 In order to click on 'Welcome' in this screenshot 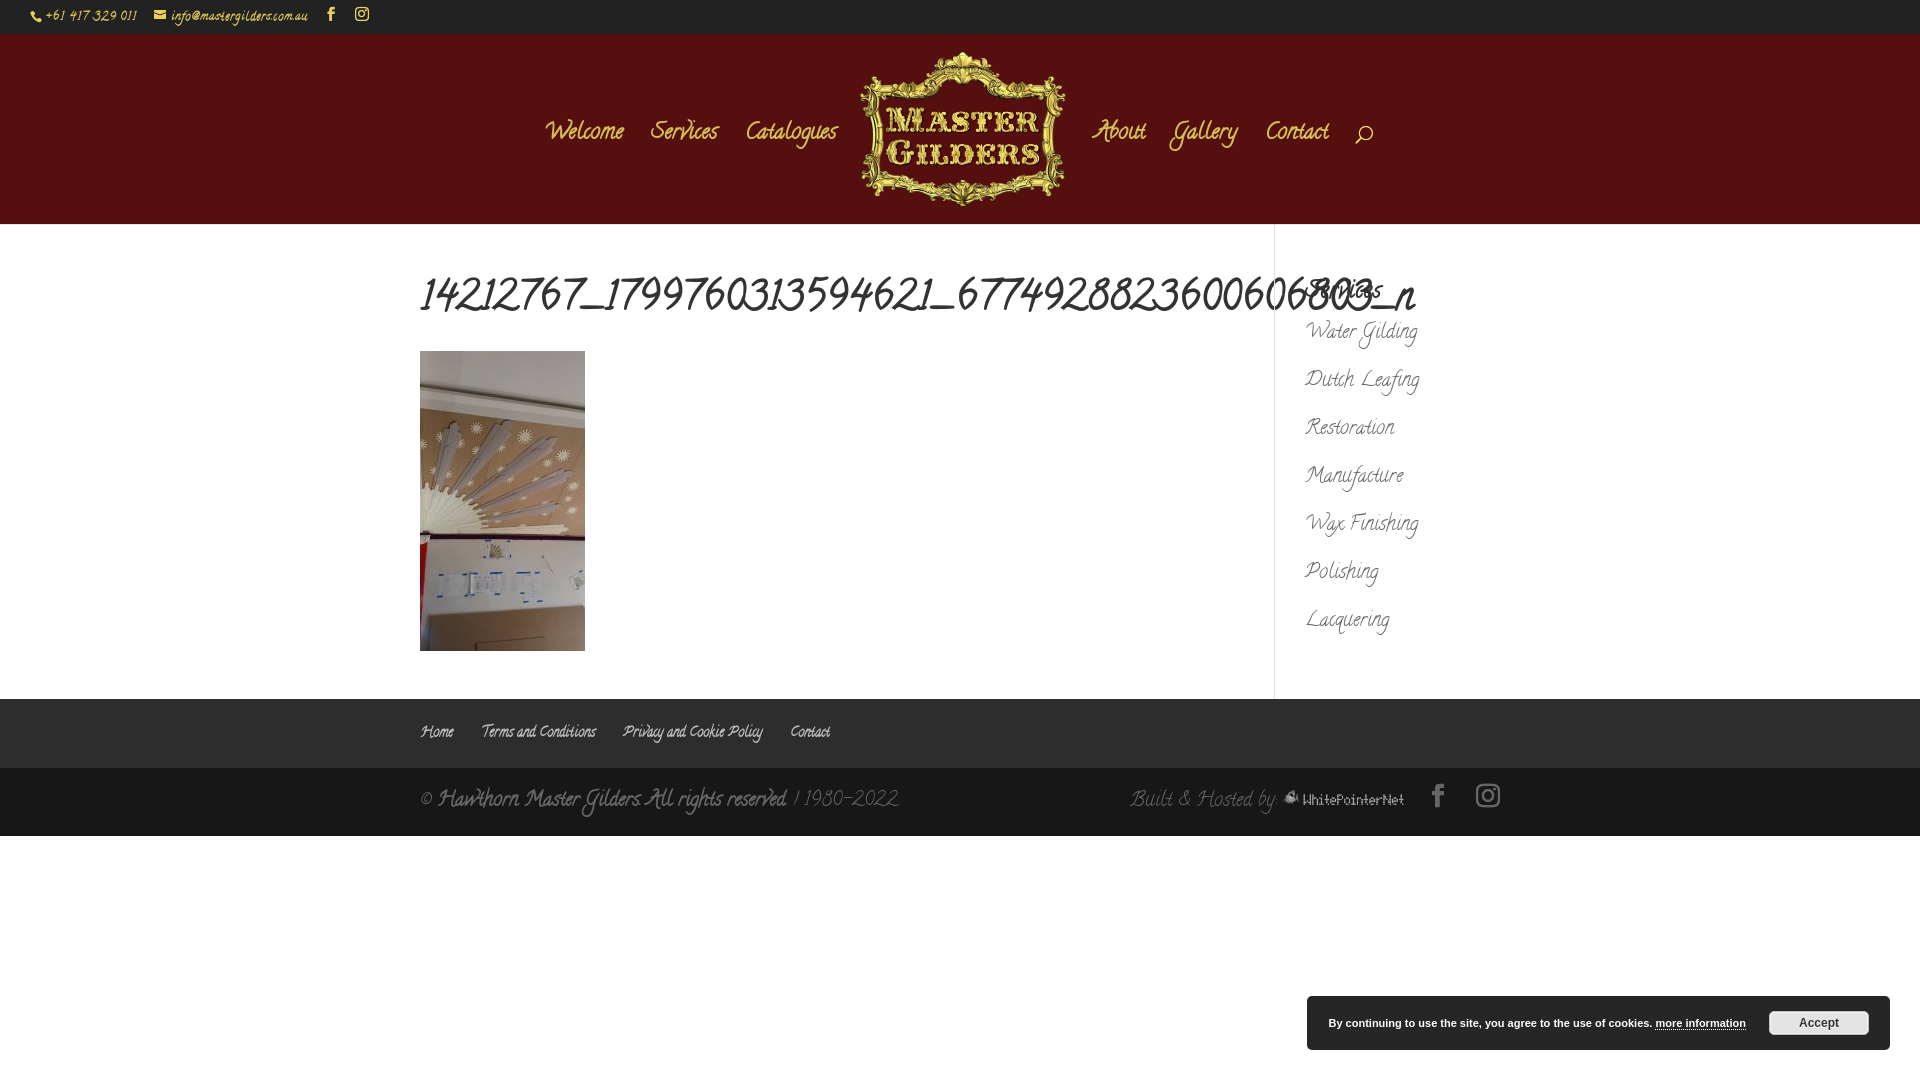, I will do `click(543, 174)`.